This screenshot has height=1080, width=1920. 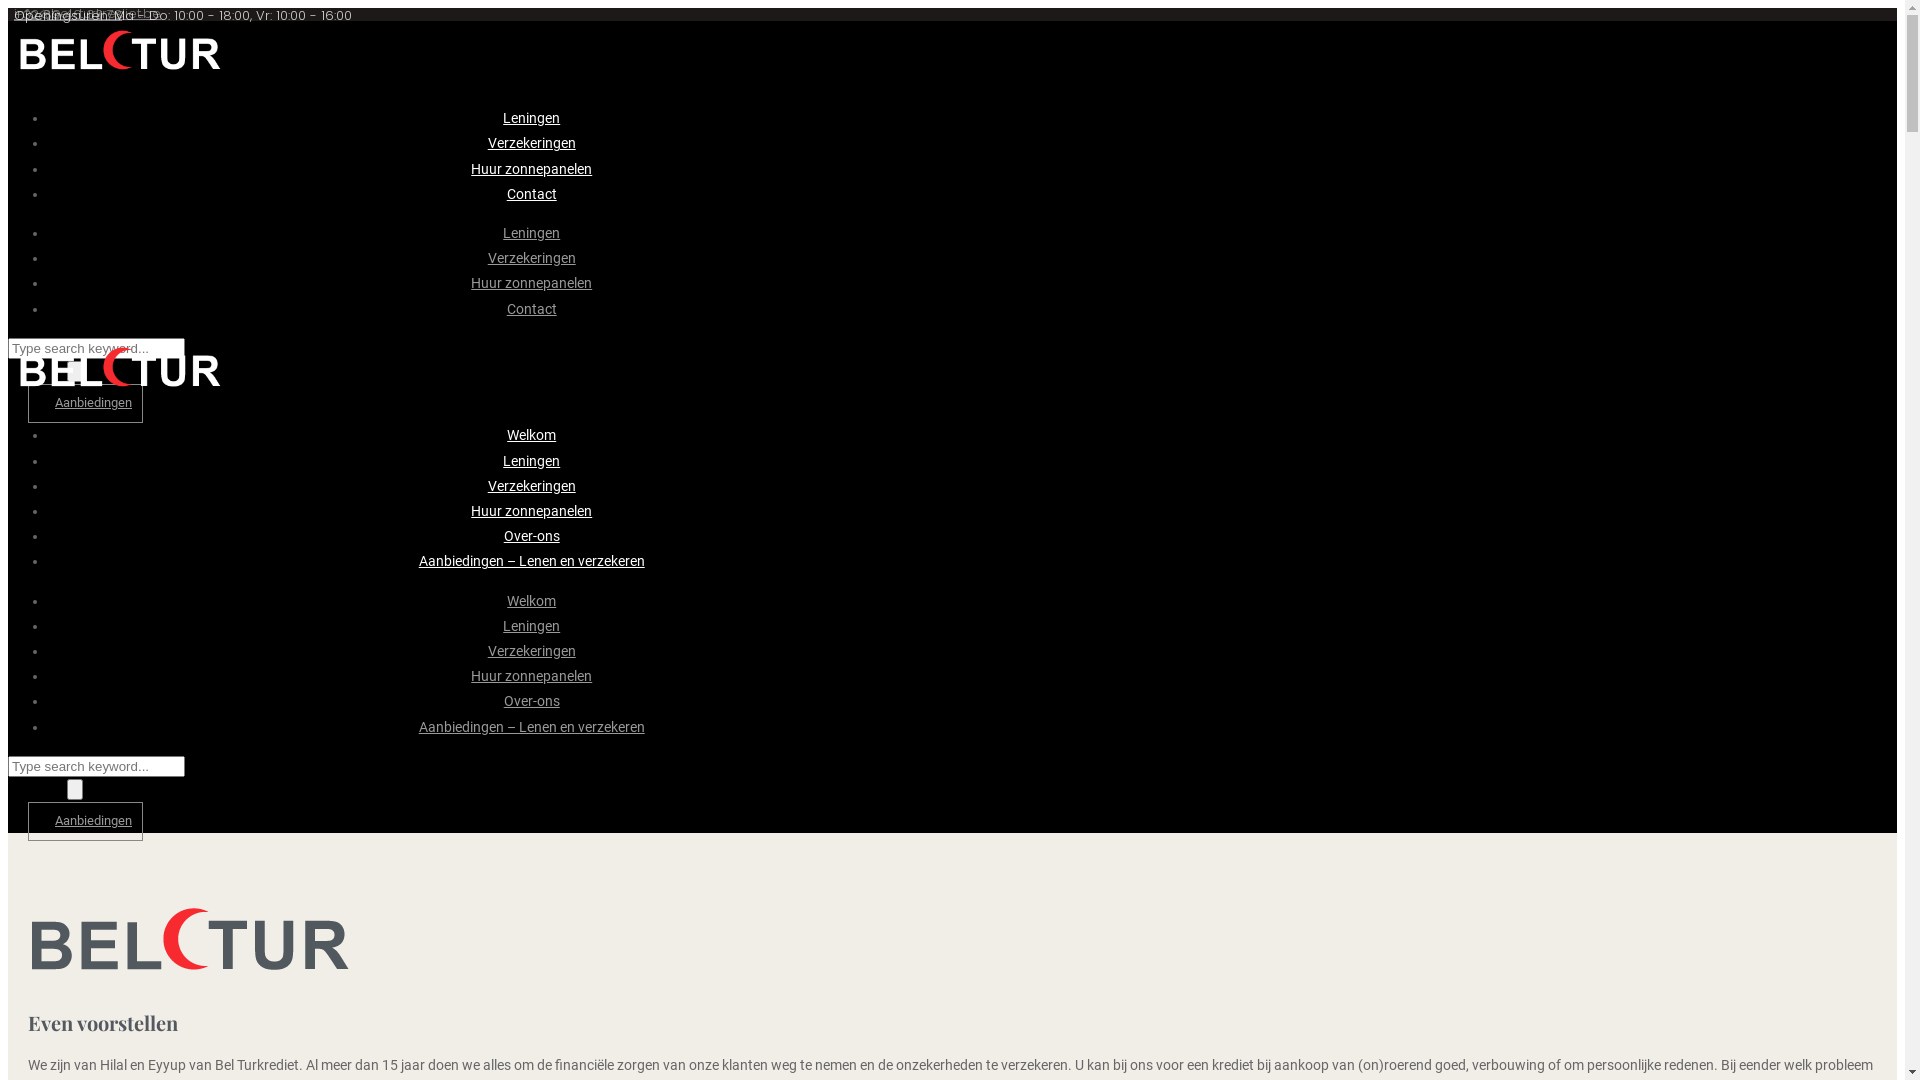 What do you see at coordinates (532, 486) in the screenshot?
I see `'Verzekeringen'` at bounding box center [532, 486].